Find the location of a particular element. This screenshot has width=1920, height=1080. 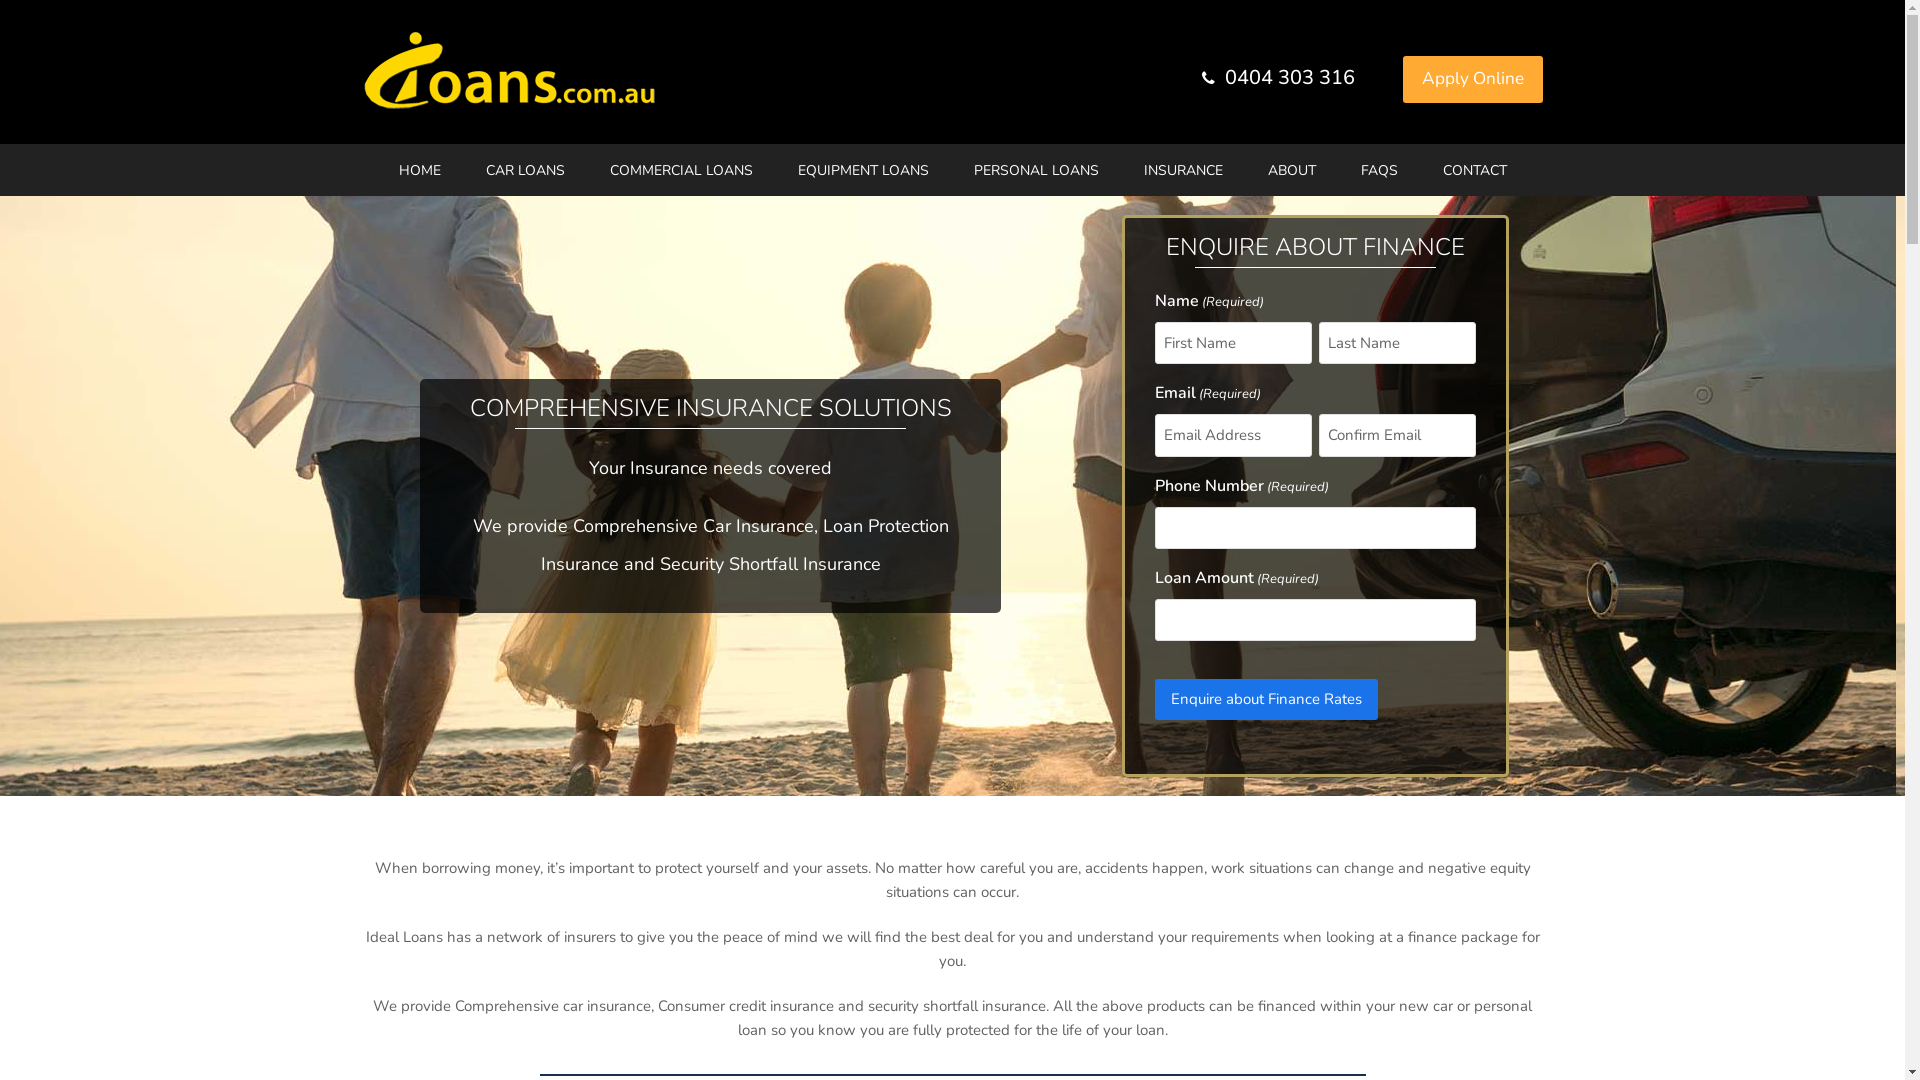

'COMMERCIAL LOANS' is located at coordinates (681, 168).